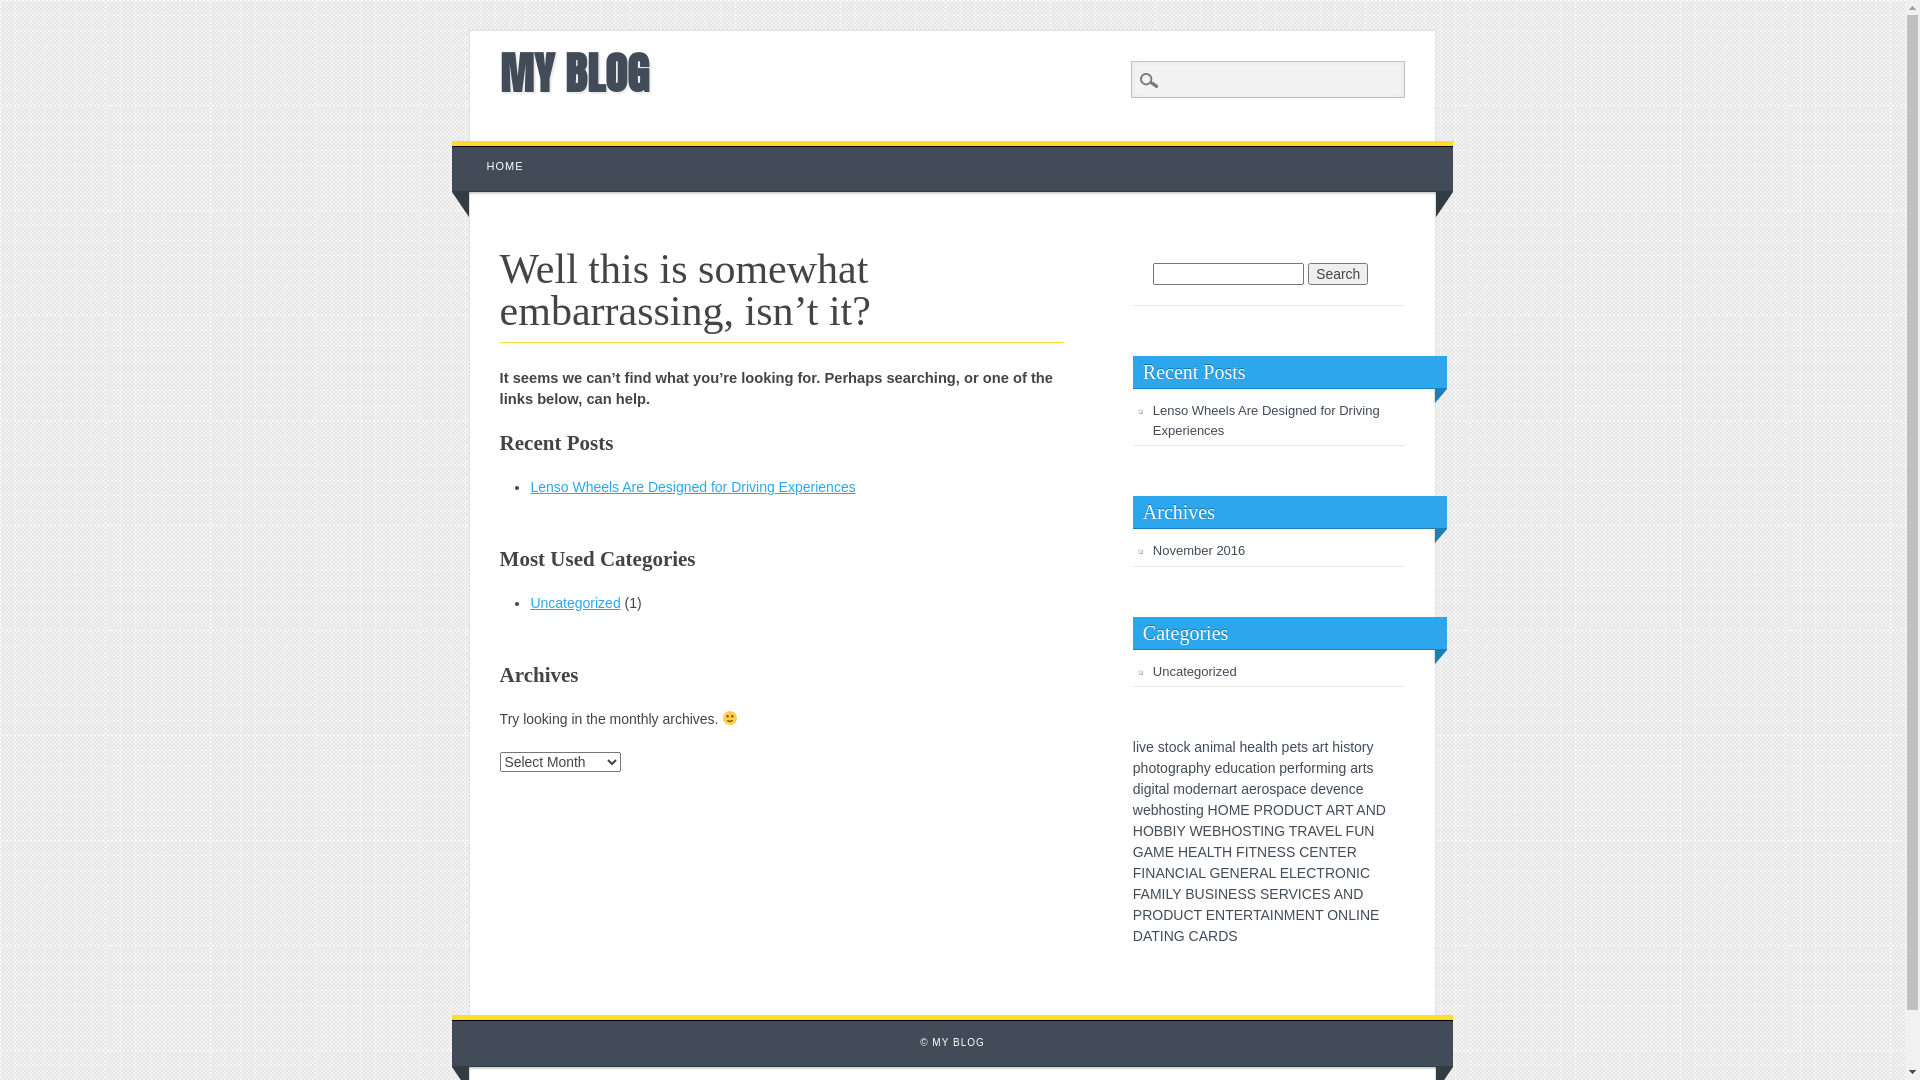 The image size is (1920, 1080). Describe the element at coordinates (1138, 852) in the screenshot. I see `'G'` at that location.